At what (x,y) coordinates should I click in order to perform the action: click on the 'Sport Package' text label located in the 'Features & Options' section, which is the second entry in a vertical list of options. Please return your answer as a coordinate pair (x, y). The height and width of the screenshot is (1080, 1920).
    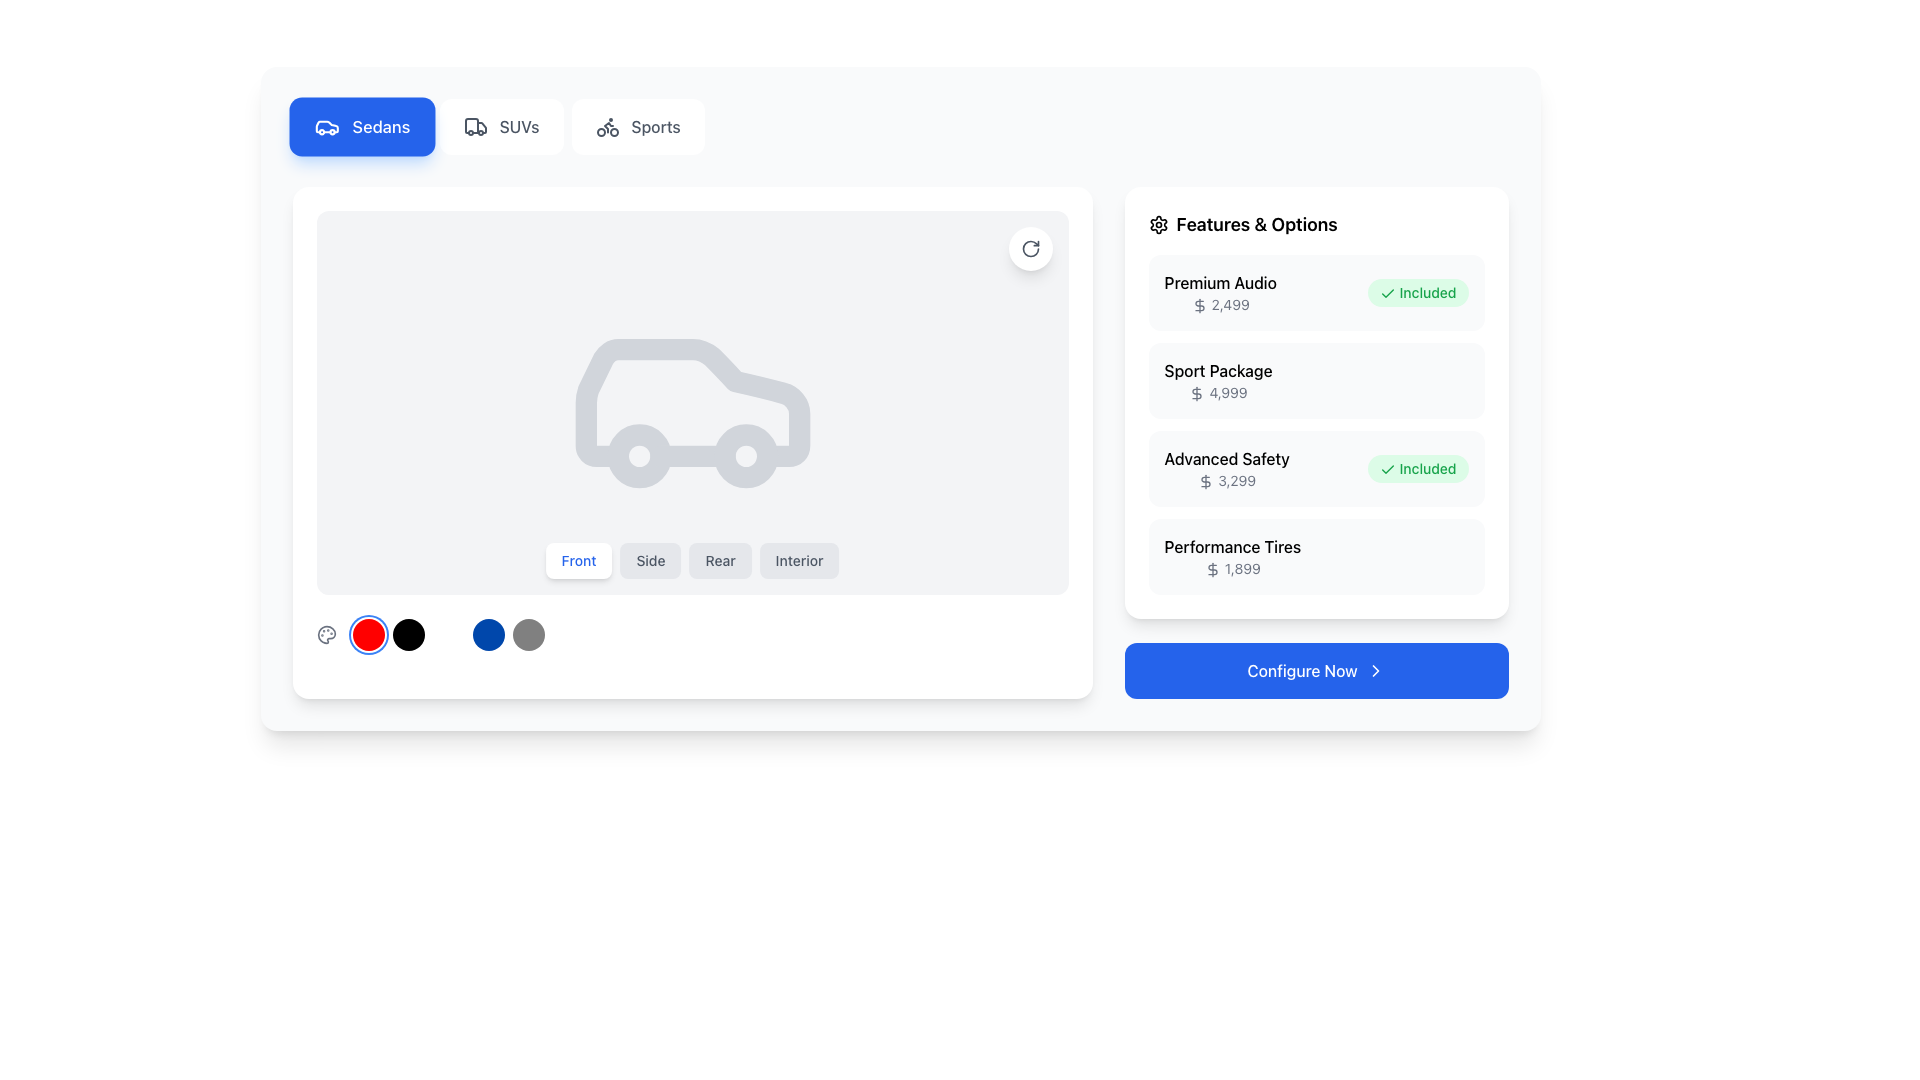
    Looking at the image, I should click on (1217, 370).